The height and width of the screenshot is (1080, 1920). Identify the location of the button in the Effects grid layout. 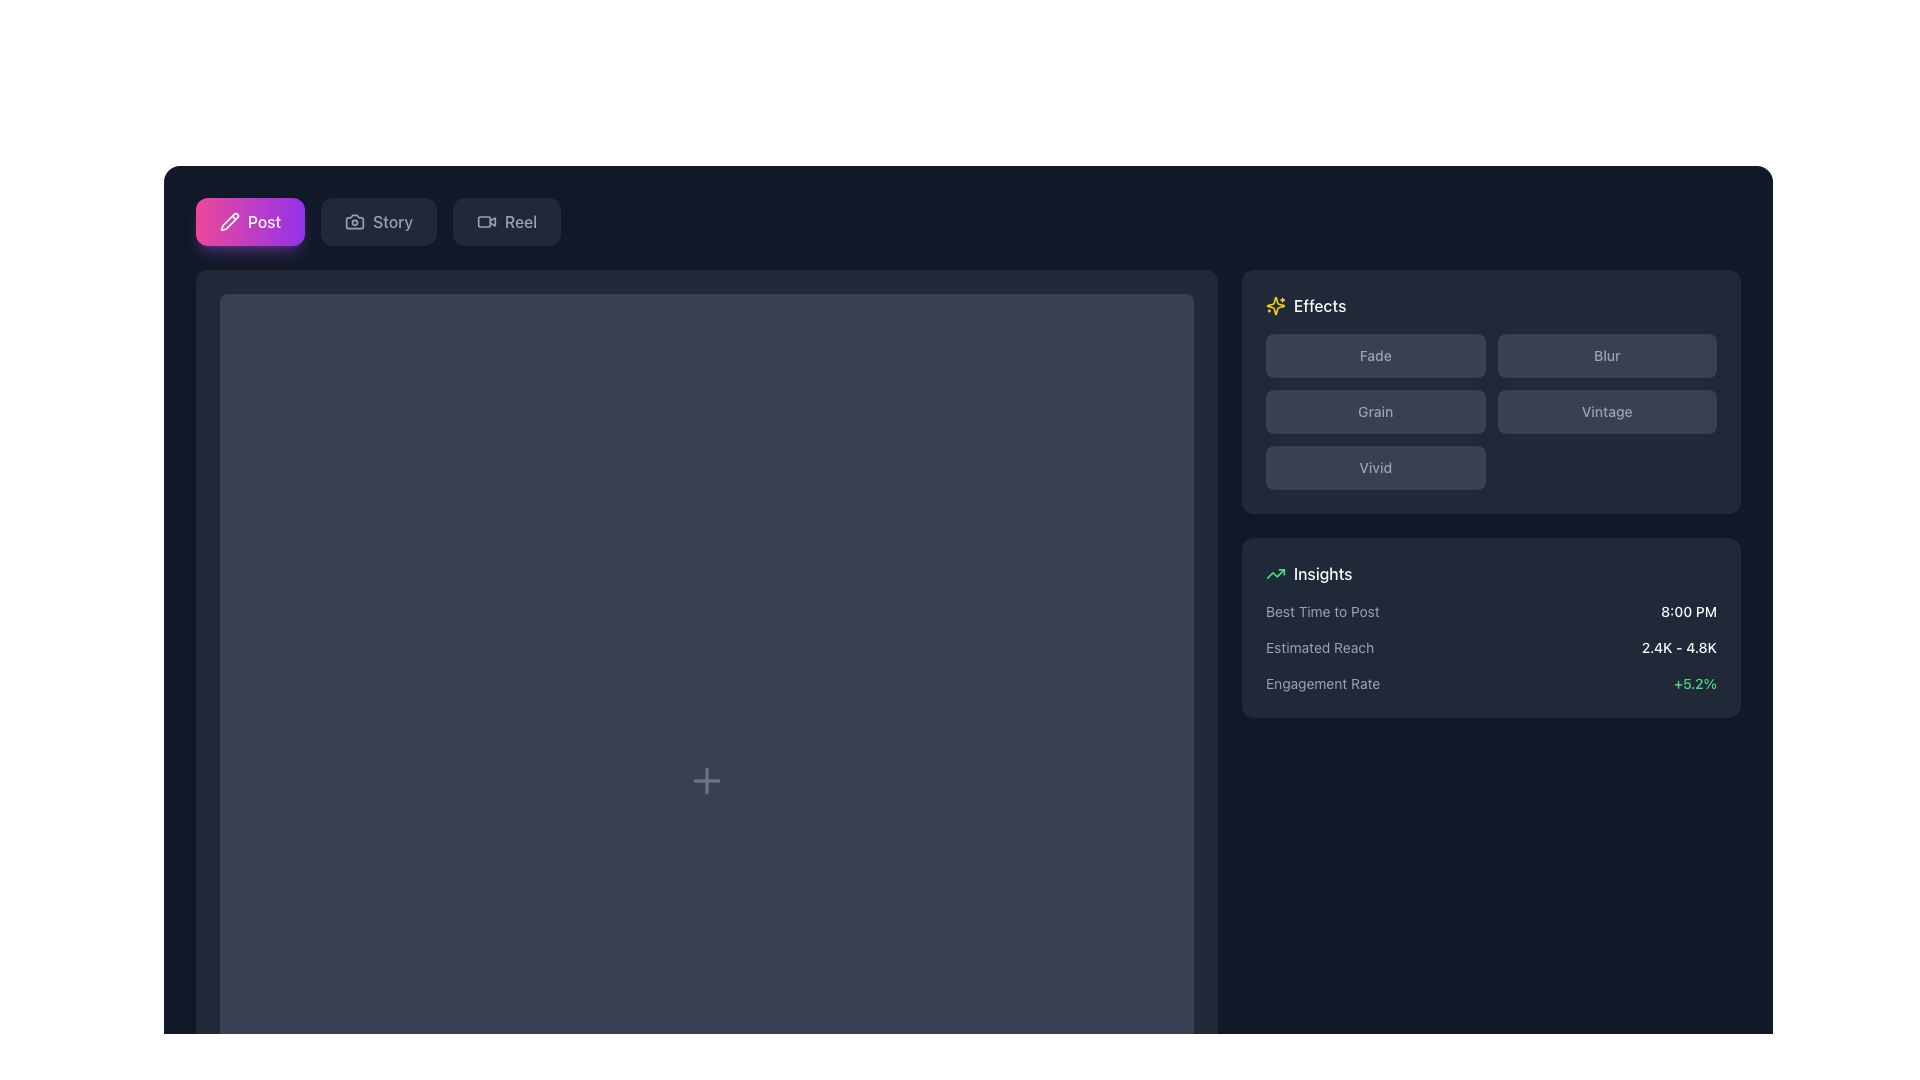
(1491, 411).